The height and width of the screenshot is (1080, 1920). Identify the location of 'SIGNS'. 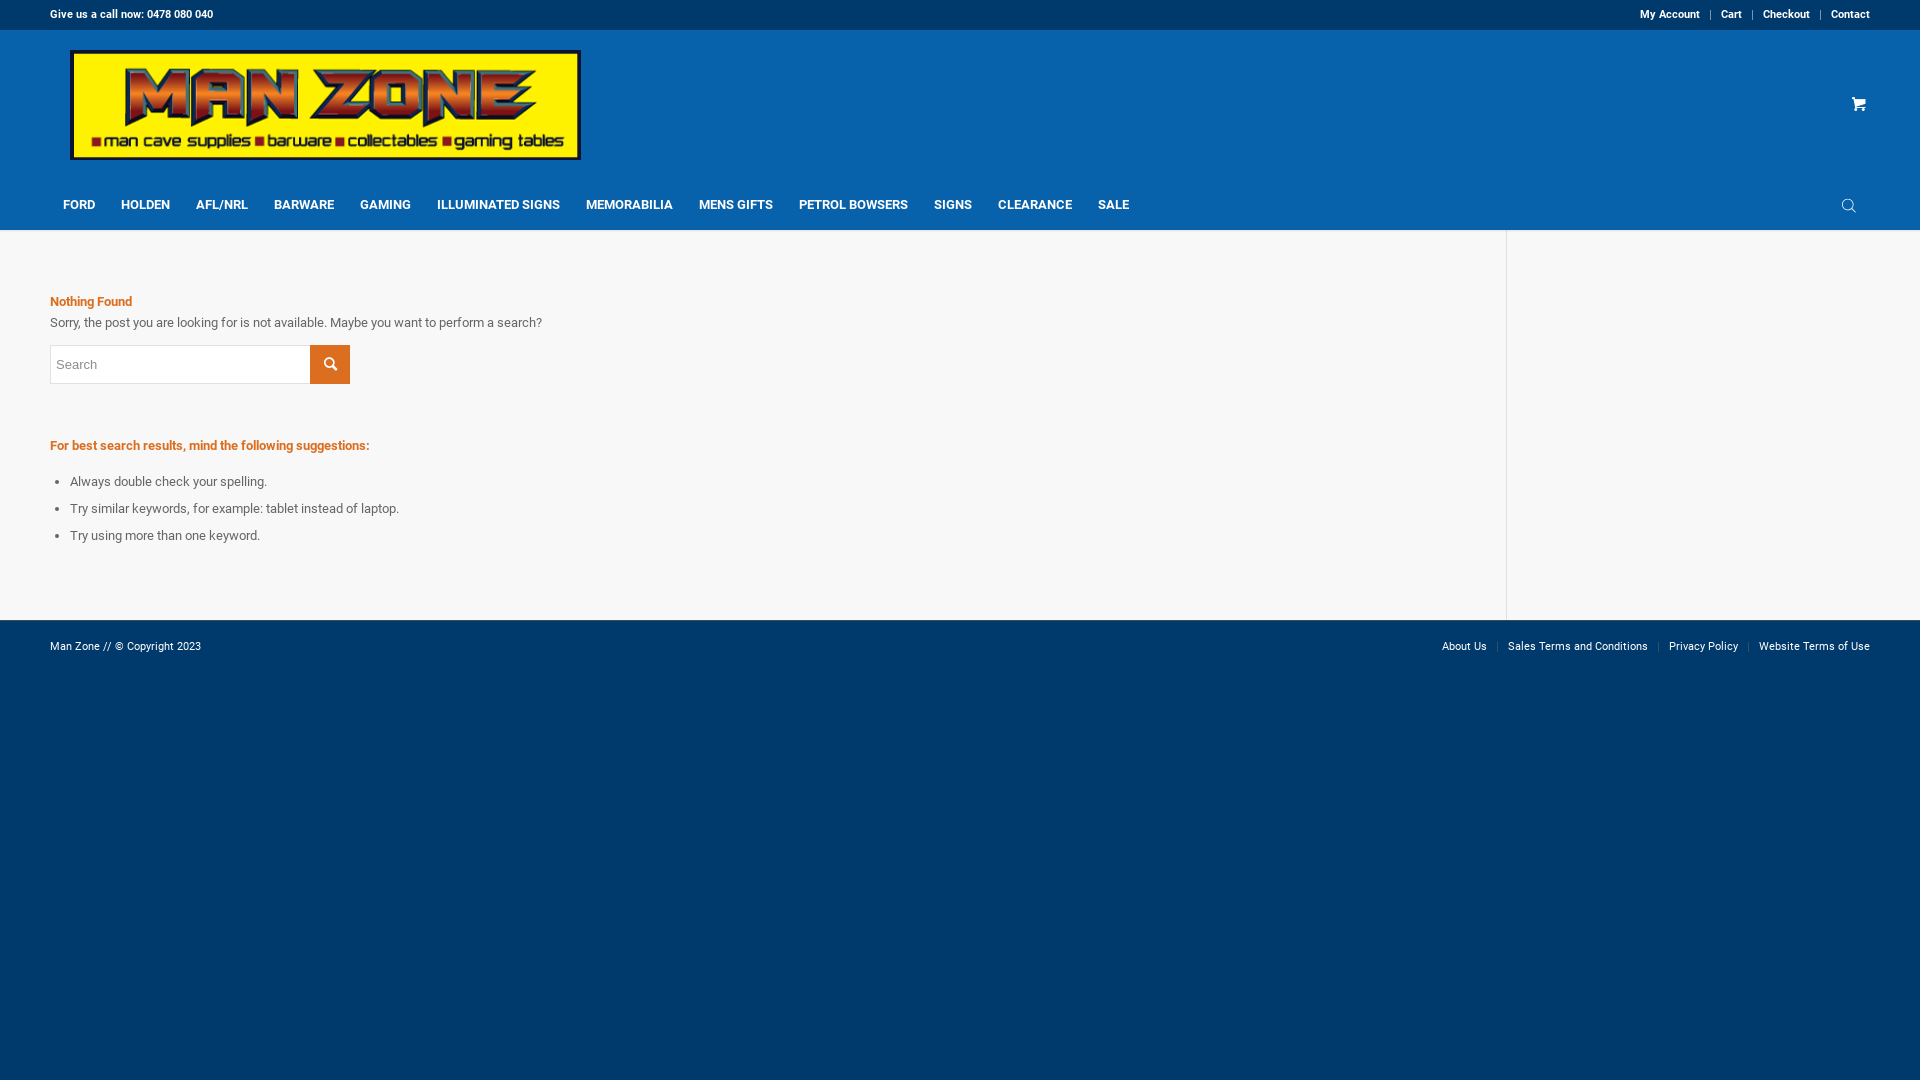
(952, 204).